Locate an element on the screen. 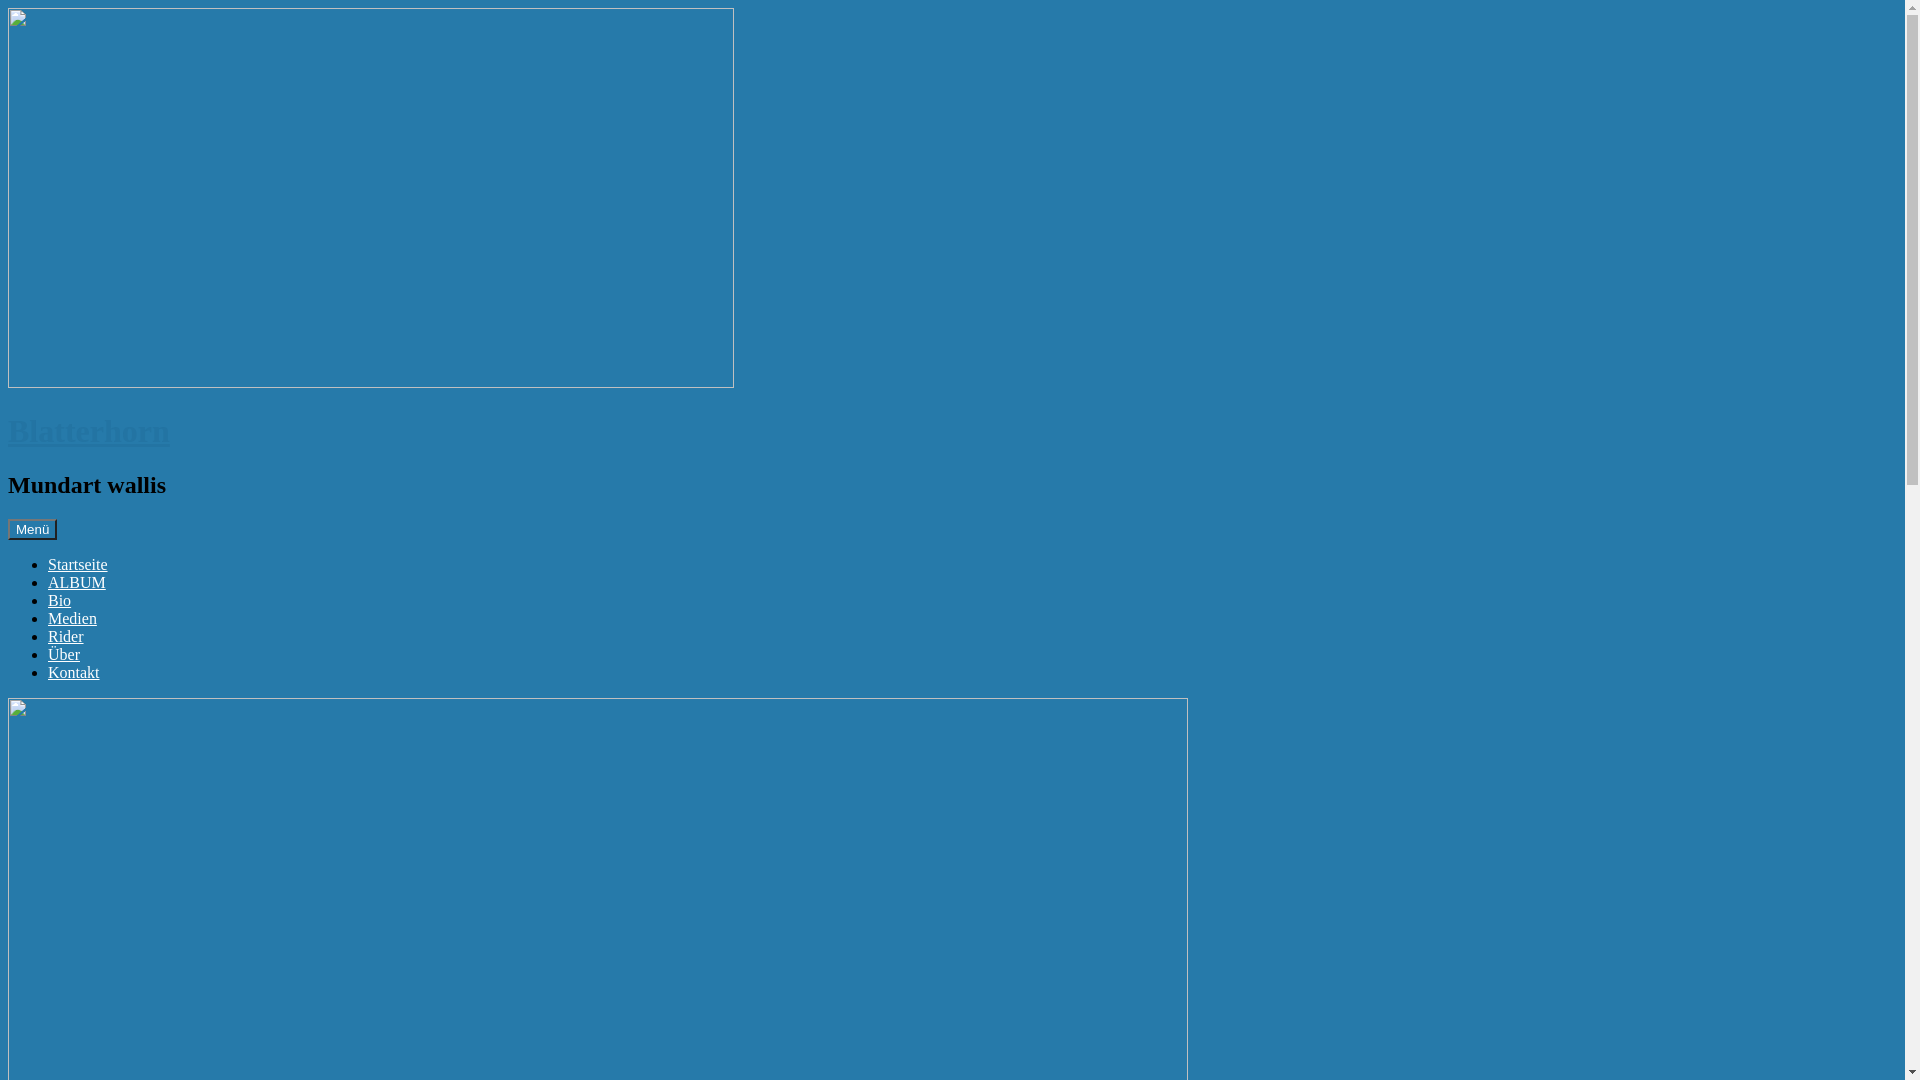 This screenshot has height=1080, width=1920. 'Blatterhorn' is located at coordinates (88, 430).